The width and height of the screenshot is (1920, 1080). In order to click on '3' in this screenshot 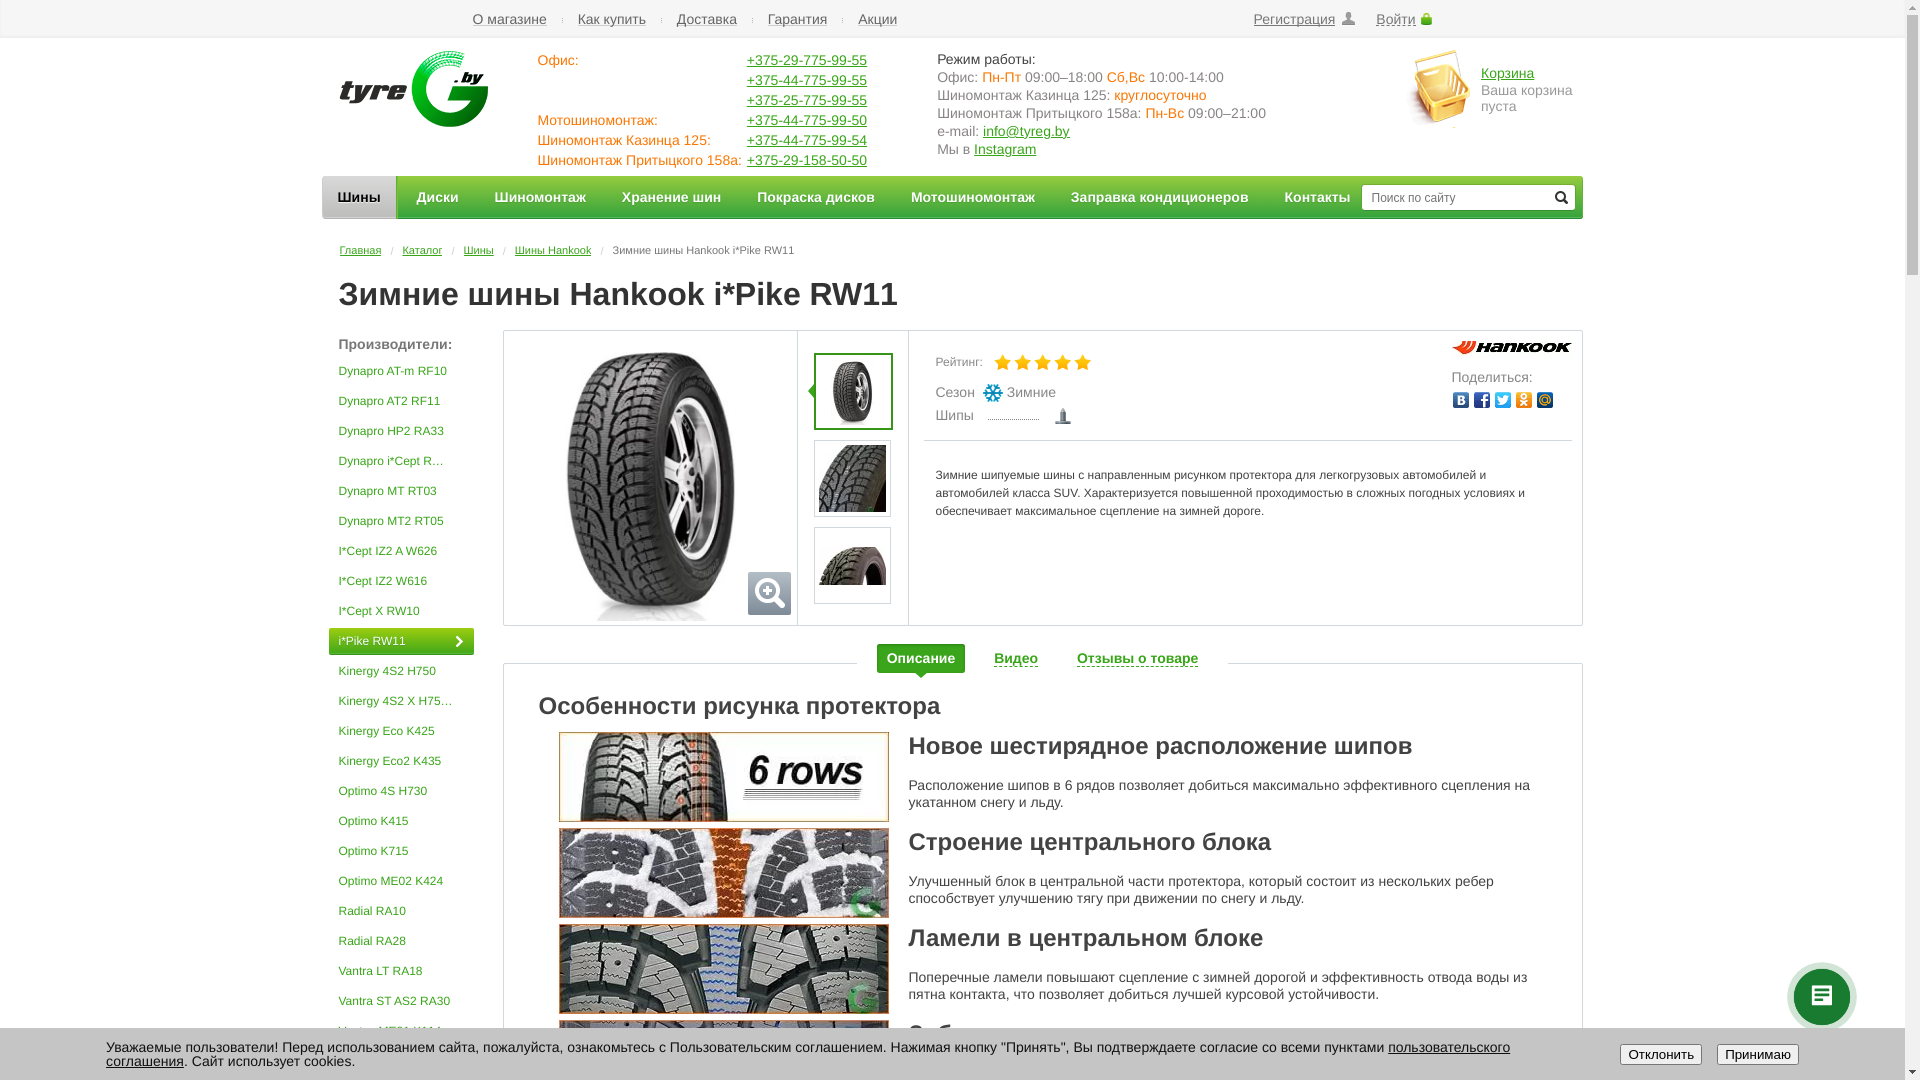, I will do `click(1032, 362)`.